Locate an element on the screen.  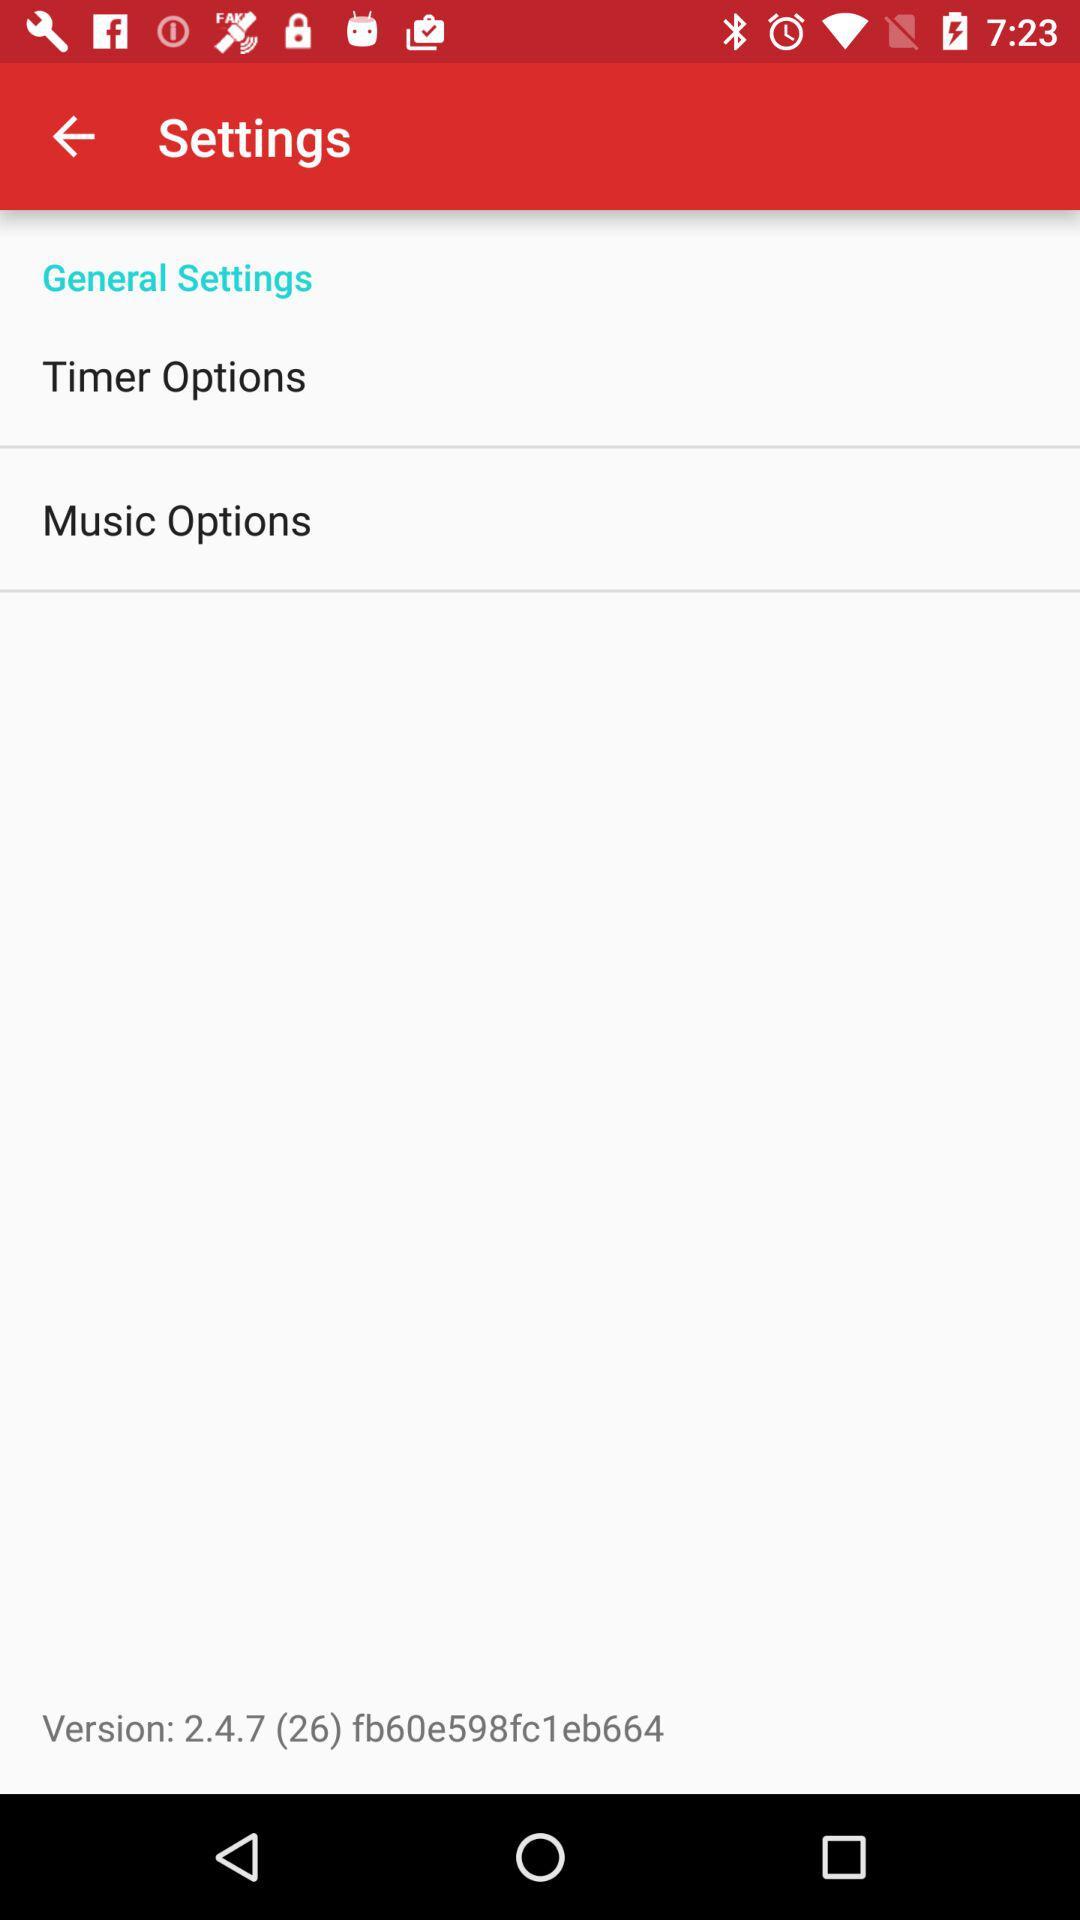
the general settings is located at coordinates (540, 254).